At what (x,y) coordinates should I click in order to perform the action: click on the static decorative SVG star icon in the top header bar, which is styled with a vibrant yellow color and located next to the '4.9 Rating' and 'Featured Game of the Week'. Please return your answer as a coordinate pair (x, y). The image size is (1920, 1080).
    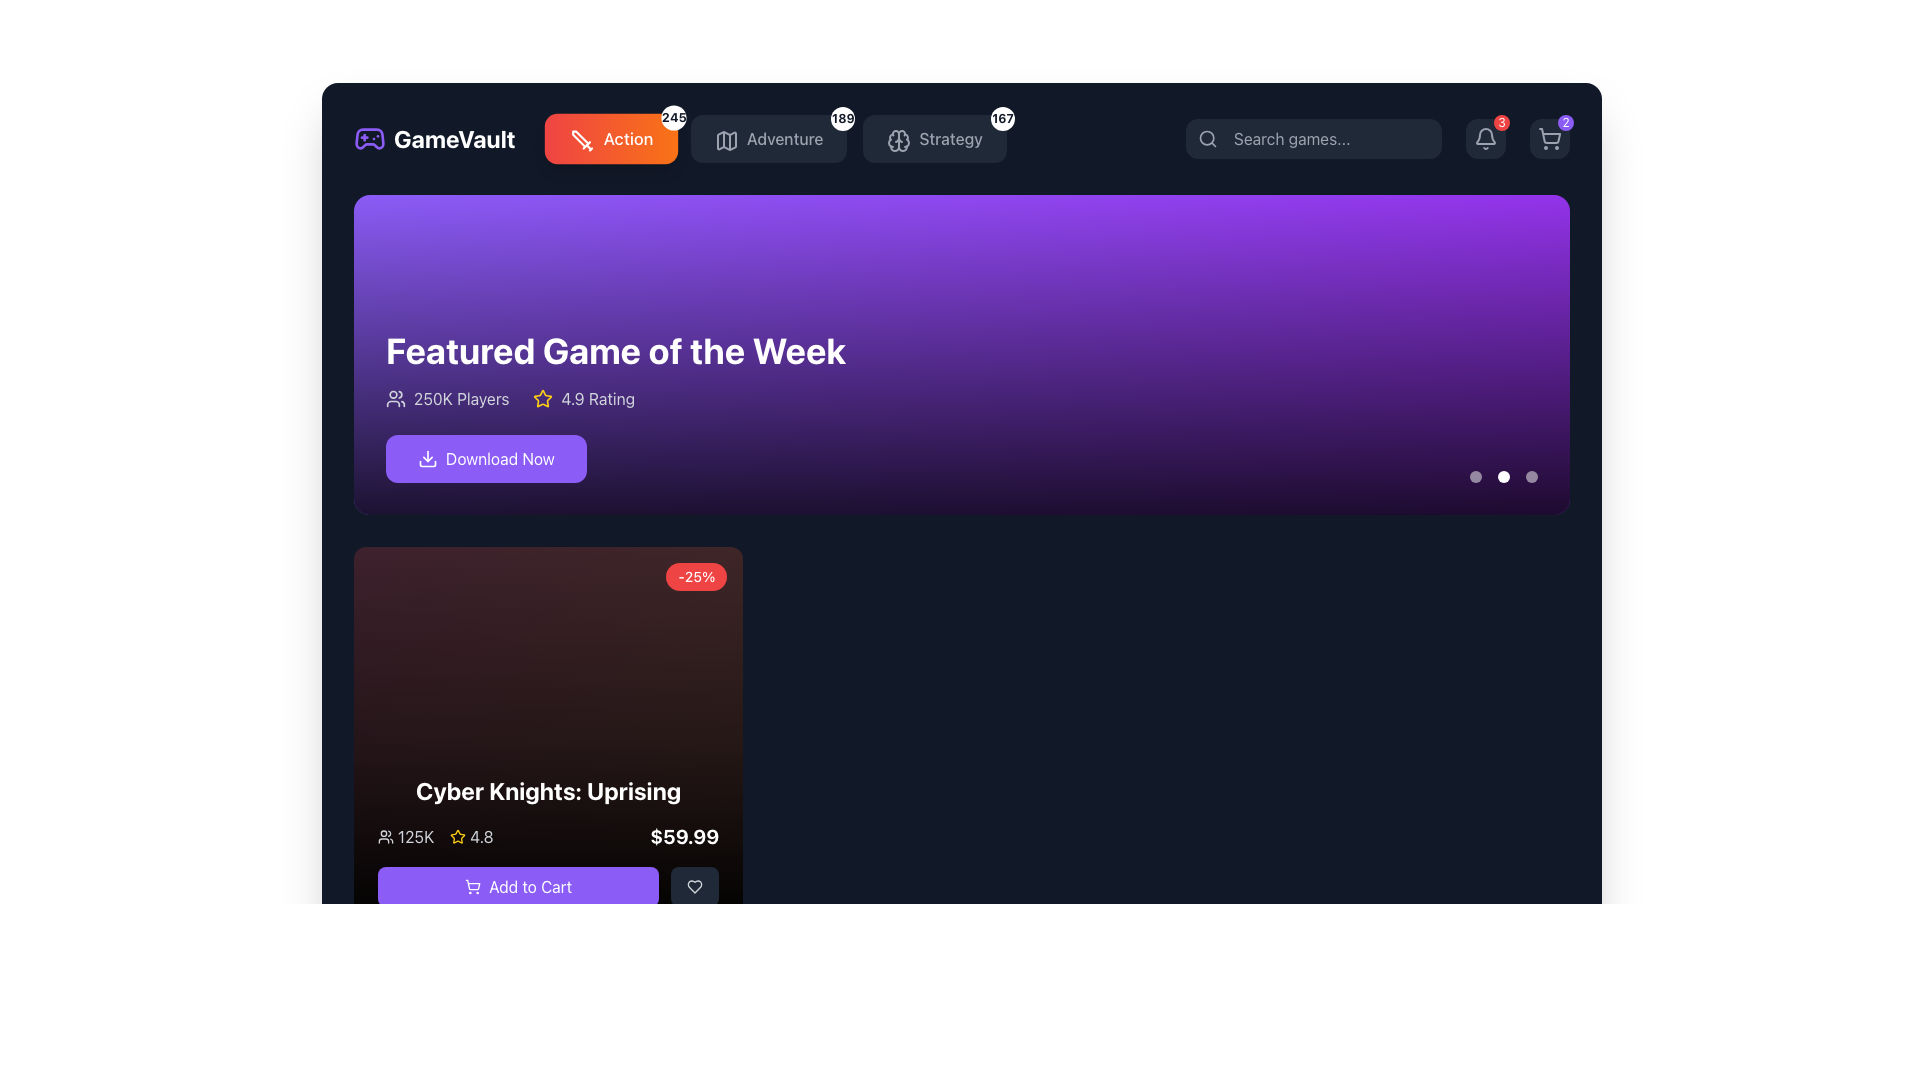
    Looking at the image, I should click on (543, 398).